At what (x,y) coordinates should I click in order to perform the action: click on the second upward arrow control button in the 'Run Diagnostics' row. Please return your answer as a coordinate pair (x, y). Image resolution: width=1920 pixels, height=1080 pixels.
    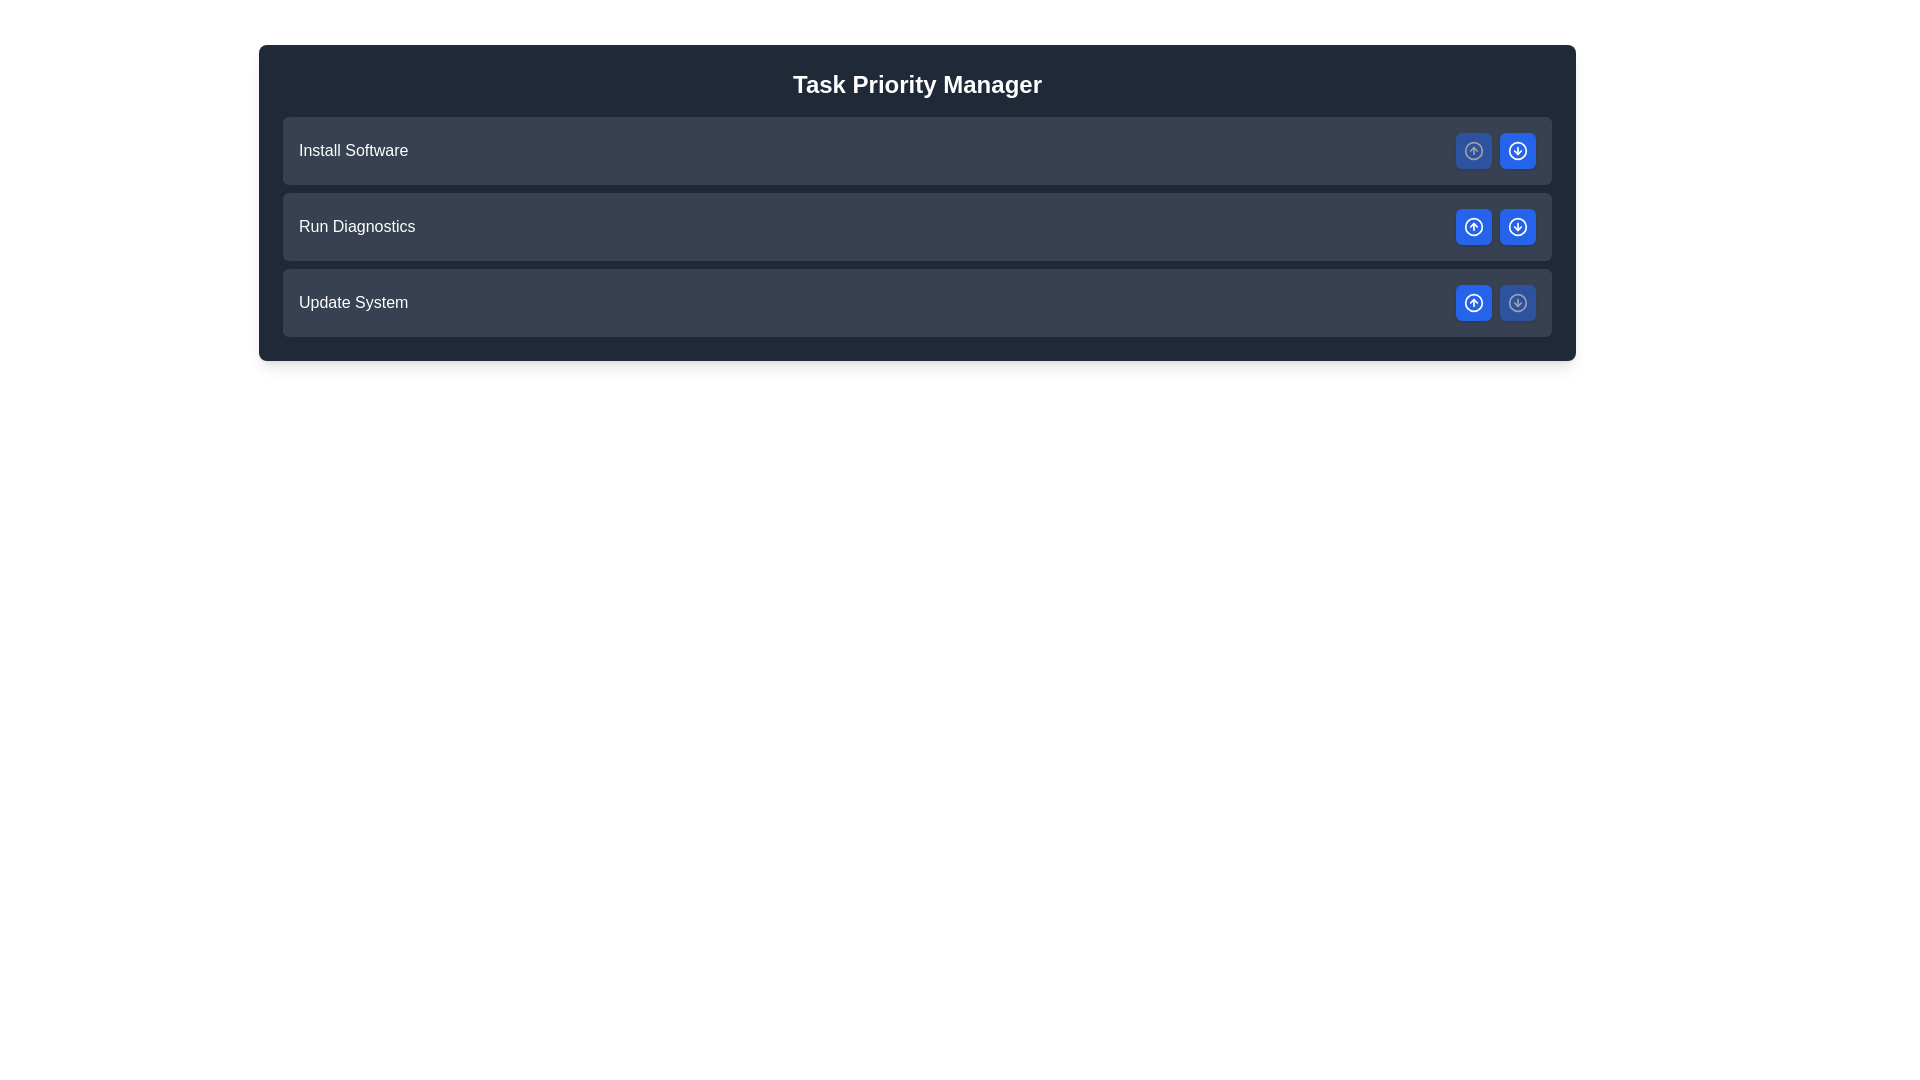
    Looking at the image, I should click on (1473, 226).